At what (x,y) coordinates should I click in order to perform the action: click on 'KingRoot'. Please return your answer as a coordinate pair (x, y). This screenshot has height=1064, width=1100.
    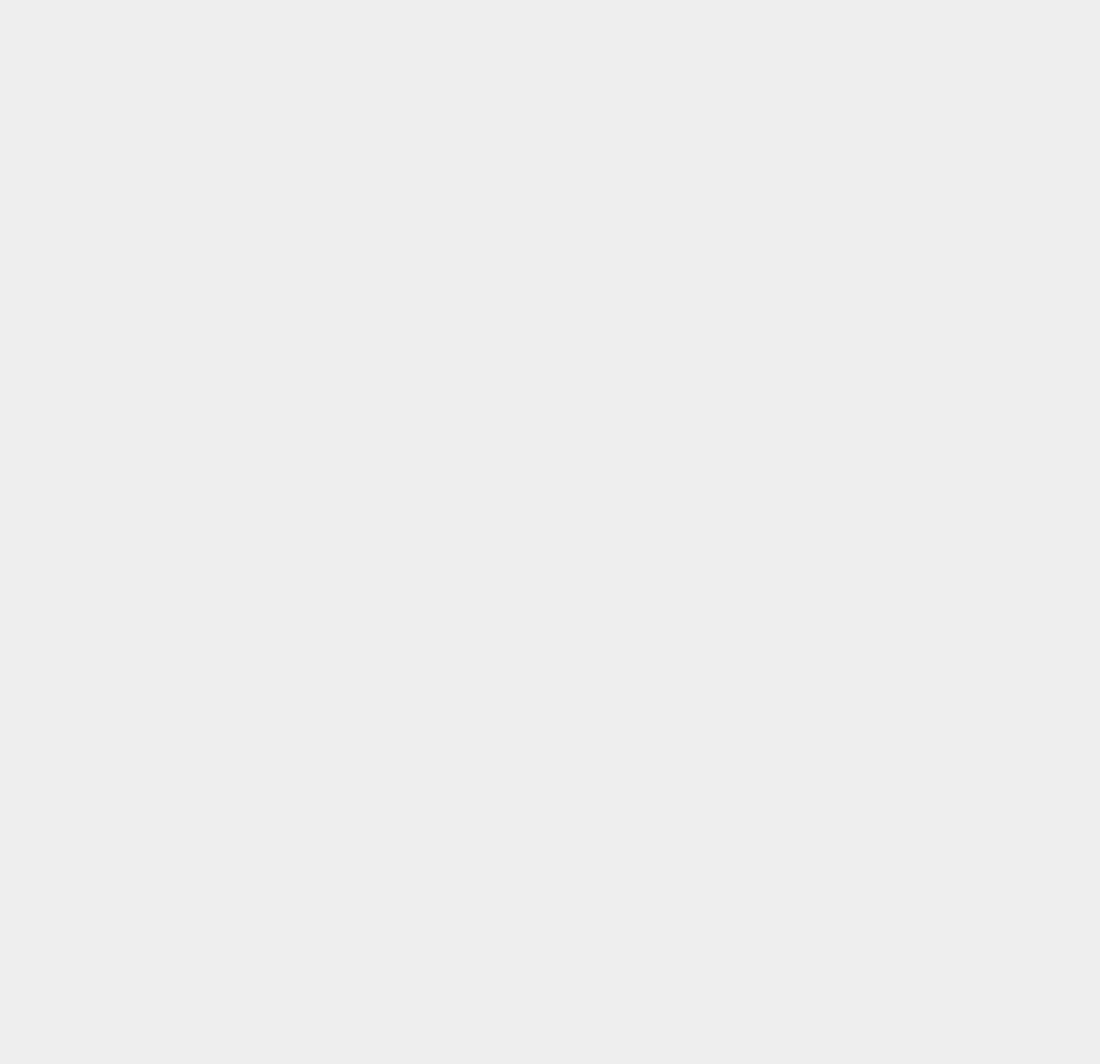
    Looking at the image, I should click on (806, 931).